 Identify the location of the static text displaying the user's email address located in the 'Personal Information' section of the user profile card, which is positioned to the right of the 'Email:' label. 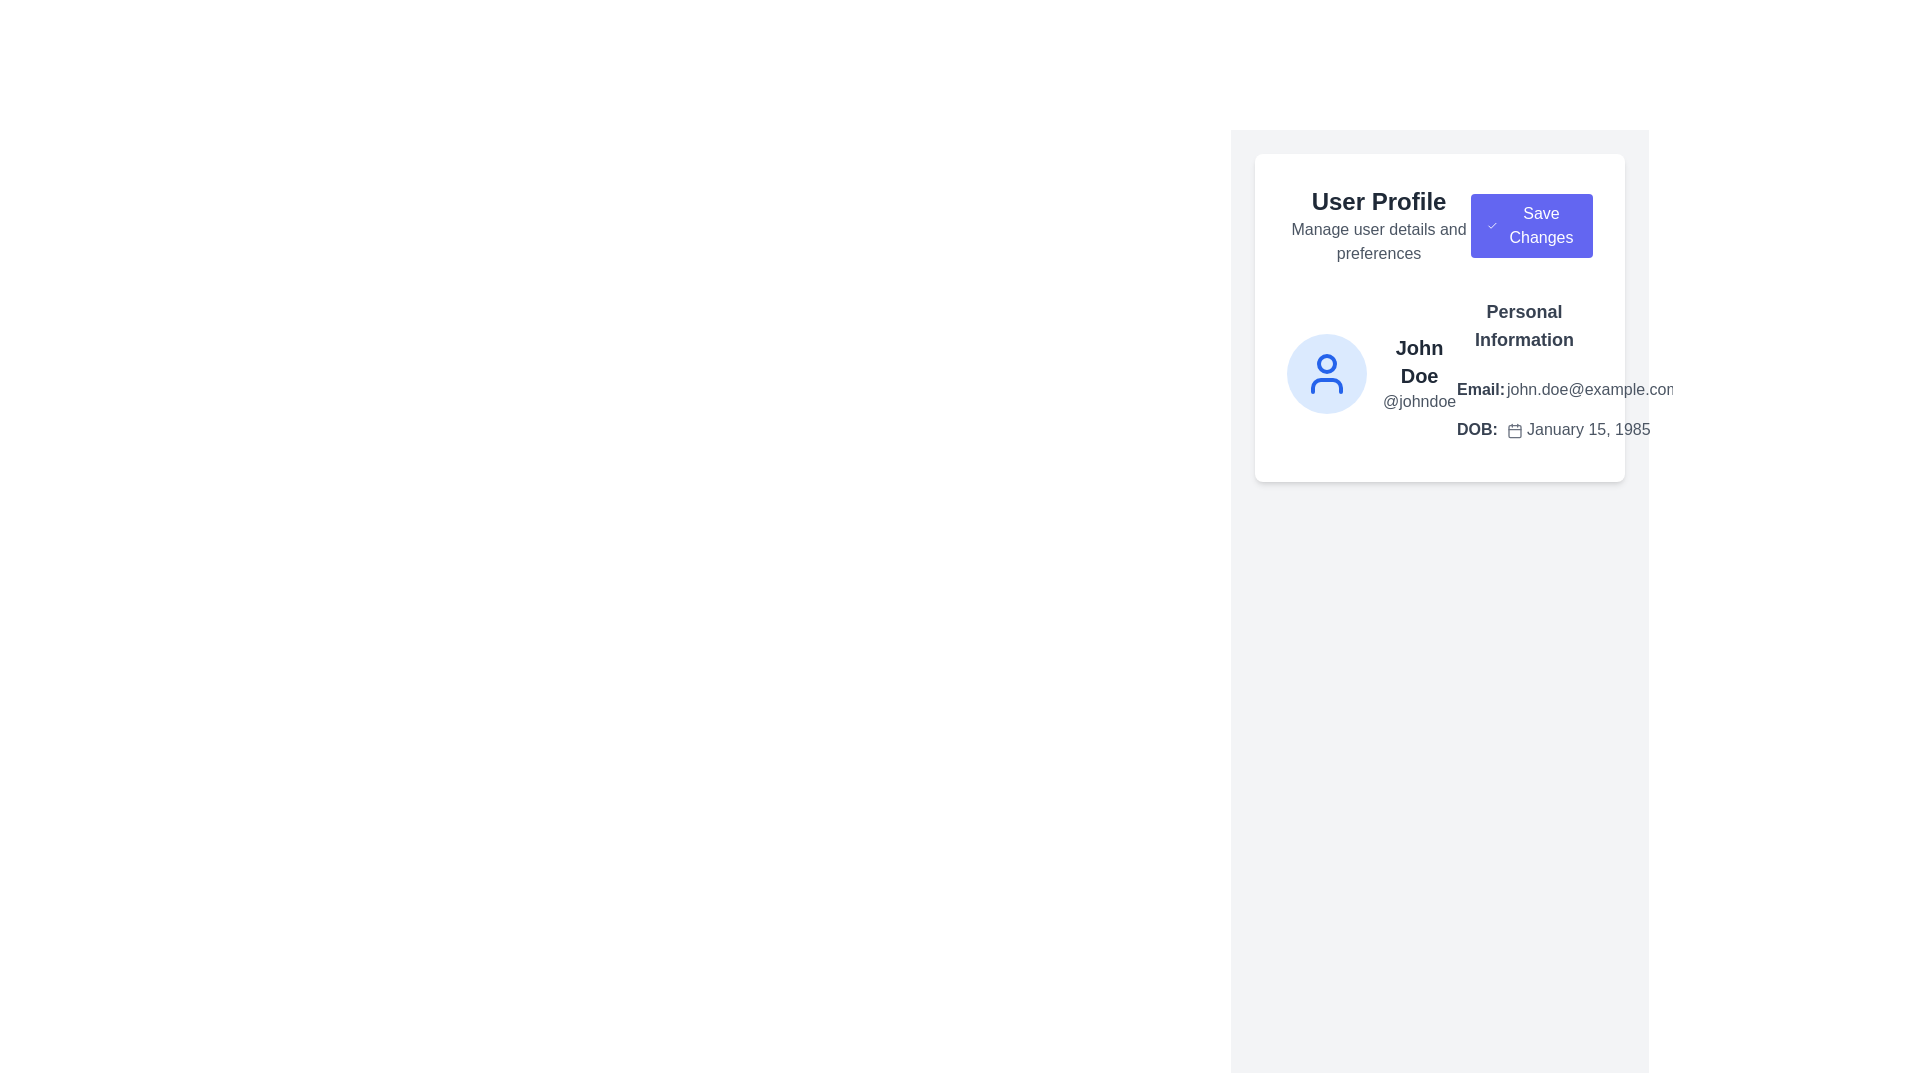
(1592, 389).